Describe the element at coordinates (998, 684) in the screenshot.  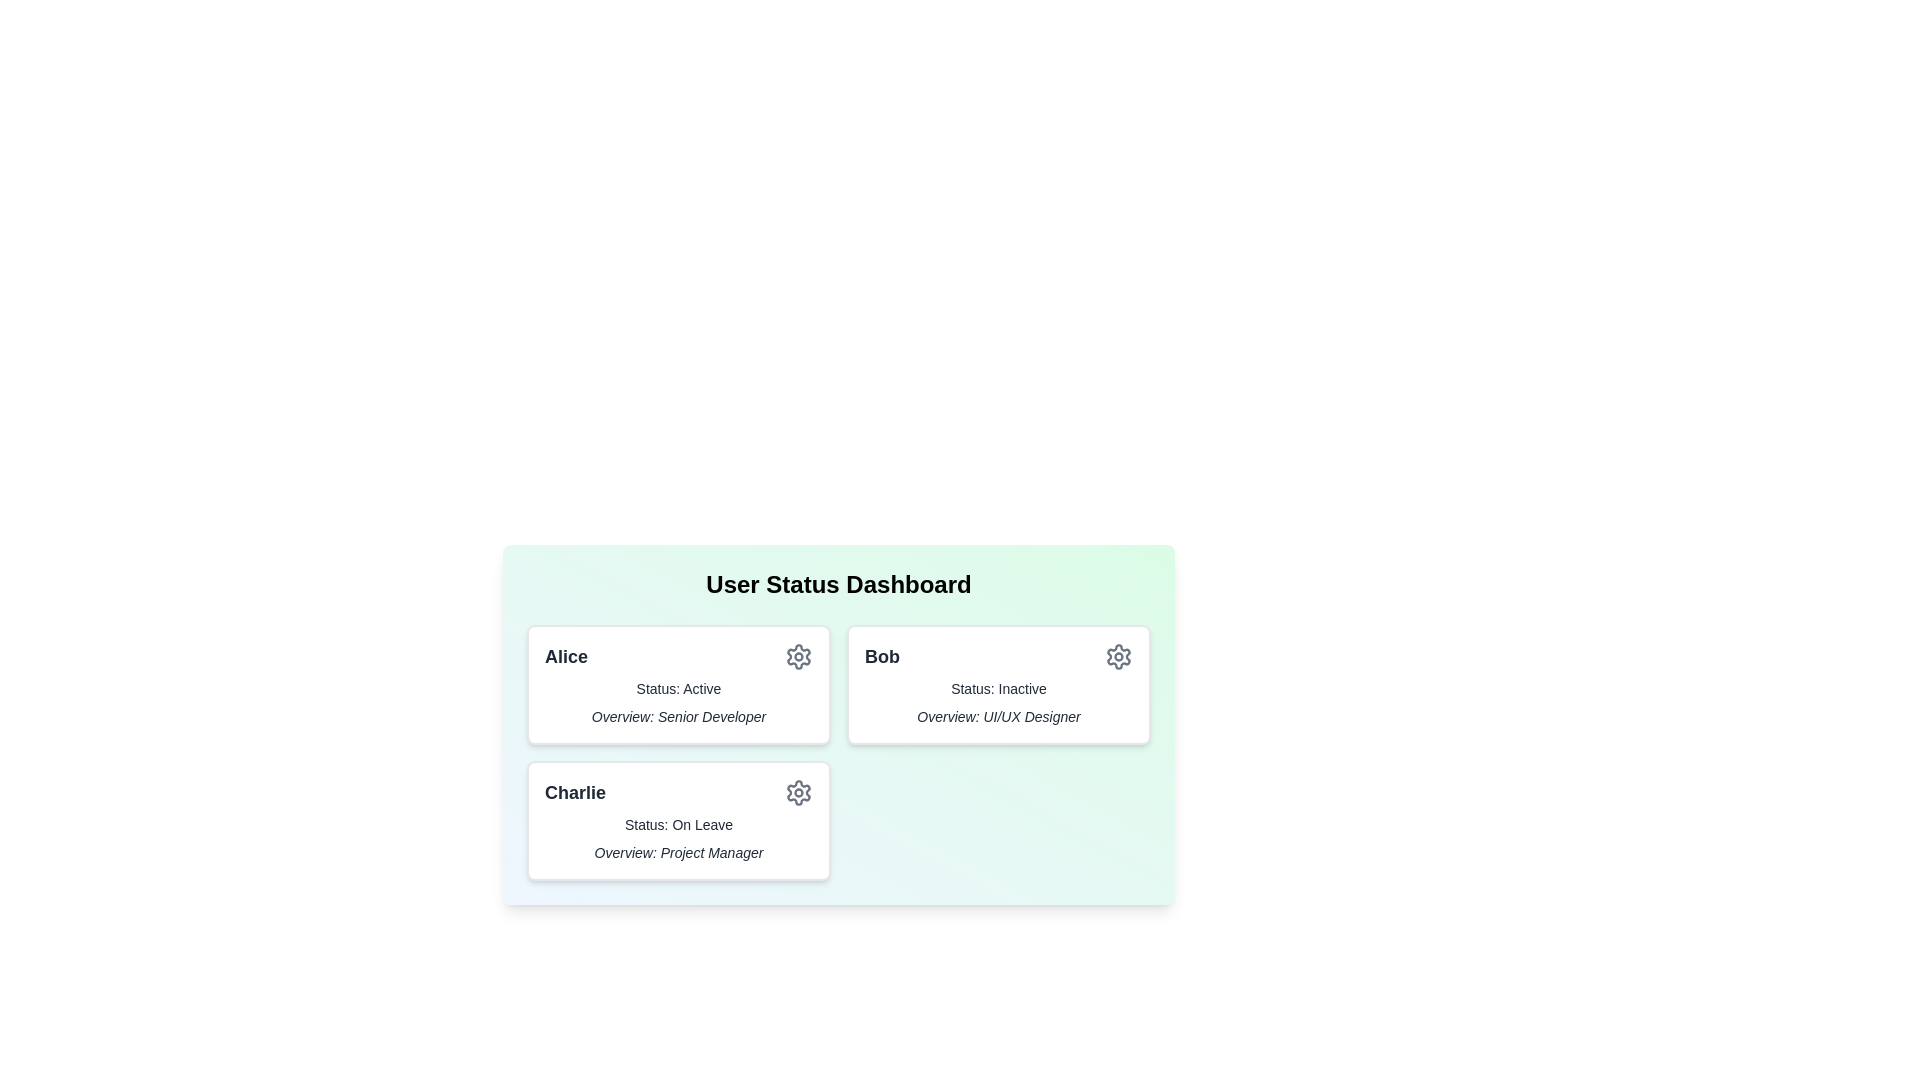
I see `the user card for Bob to toggle their selection` at that location.